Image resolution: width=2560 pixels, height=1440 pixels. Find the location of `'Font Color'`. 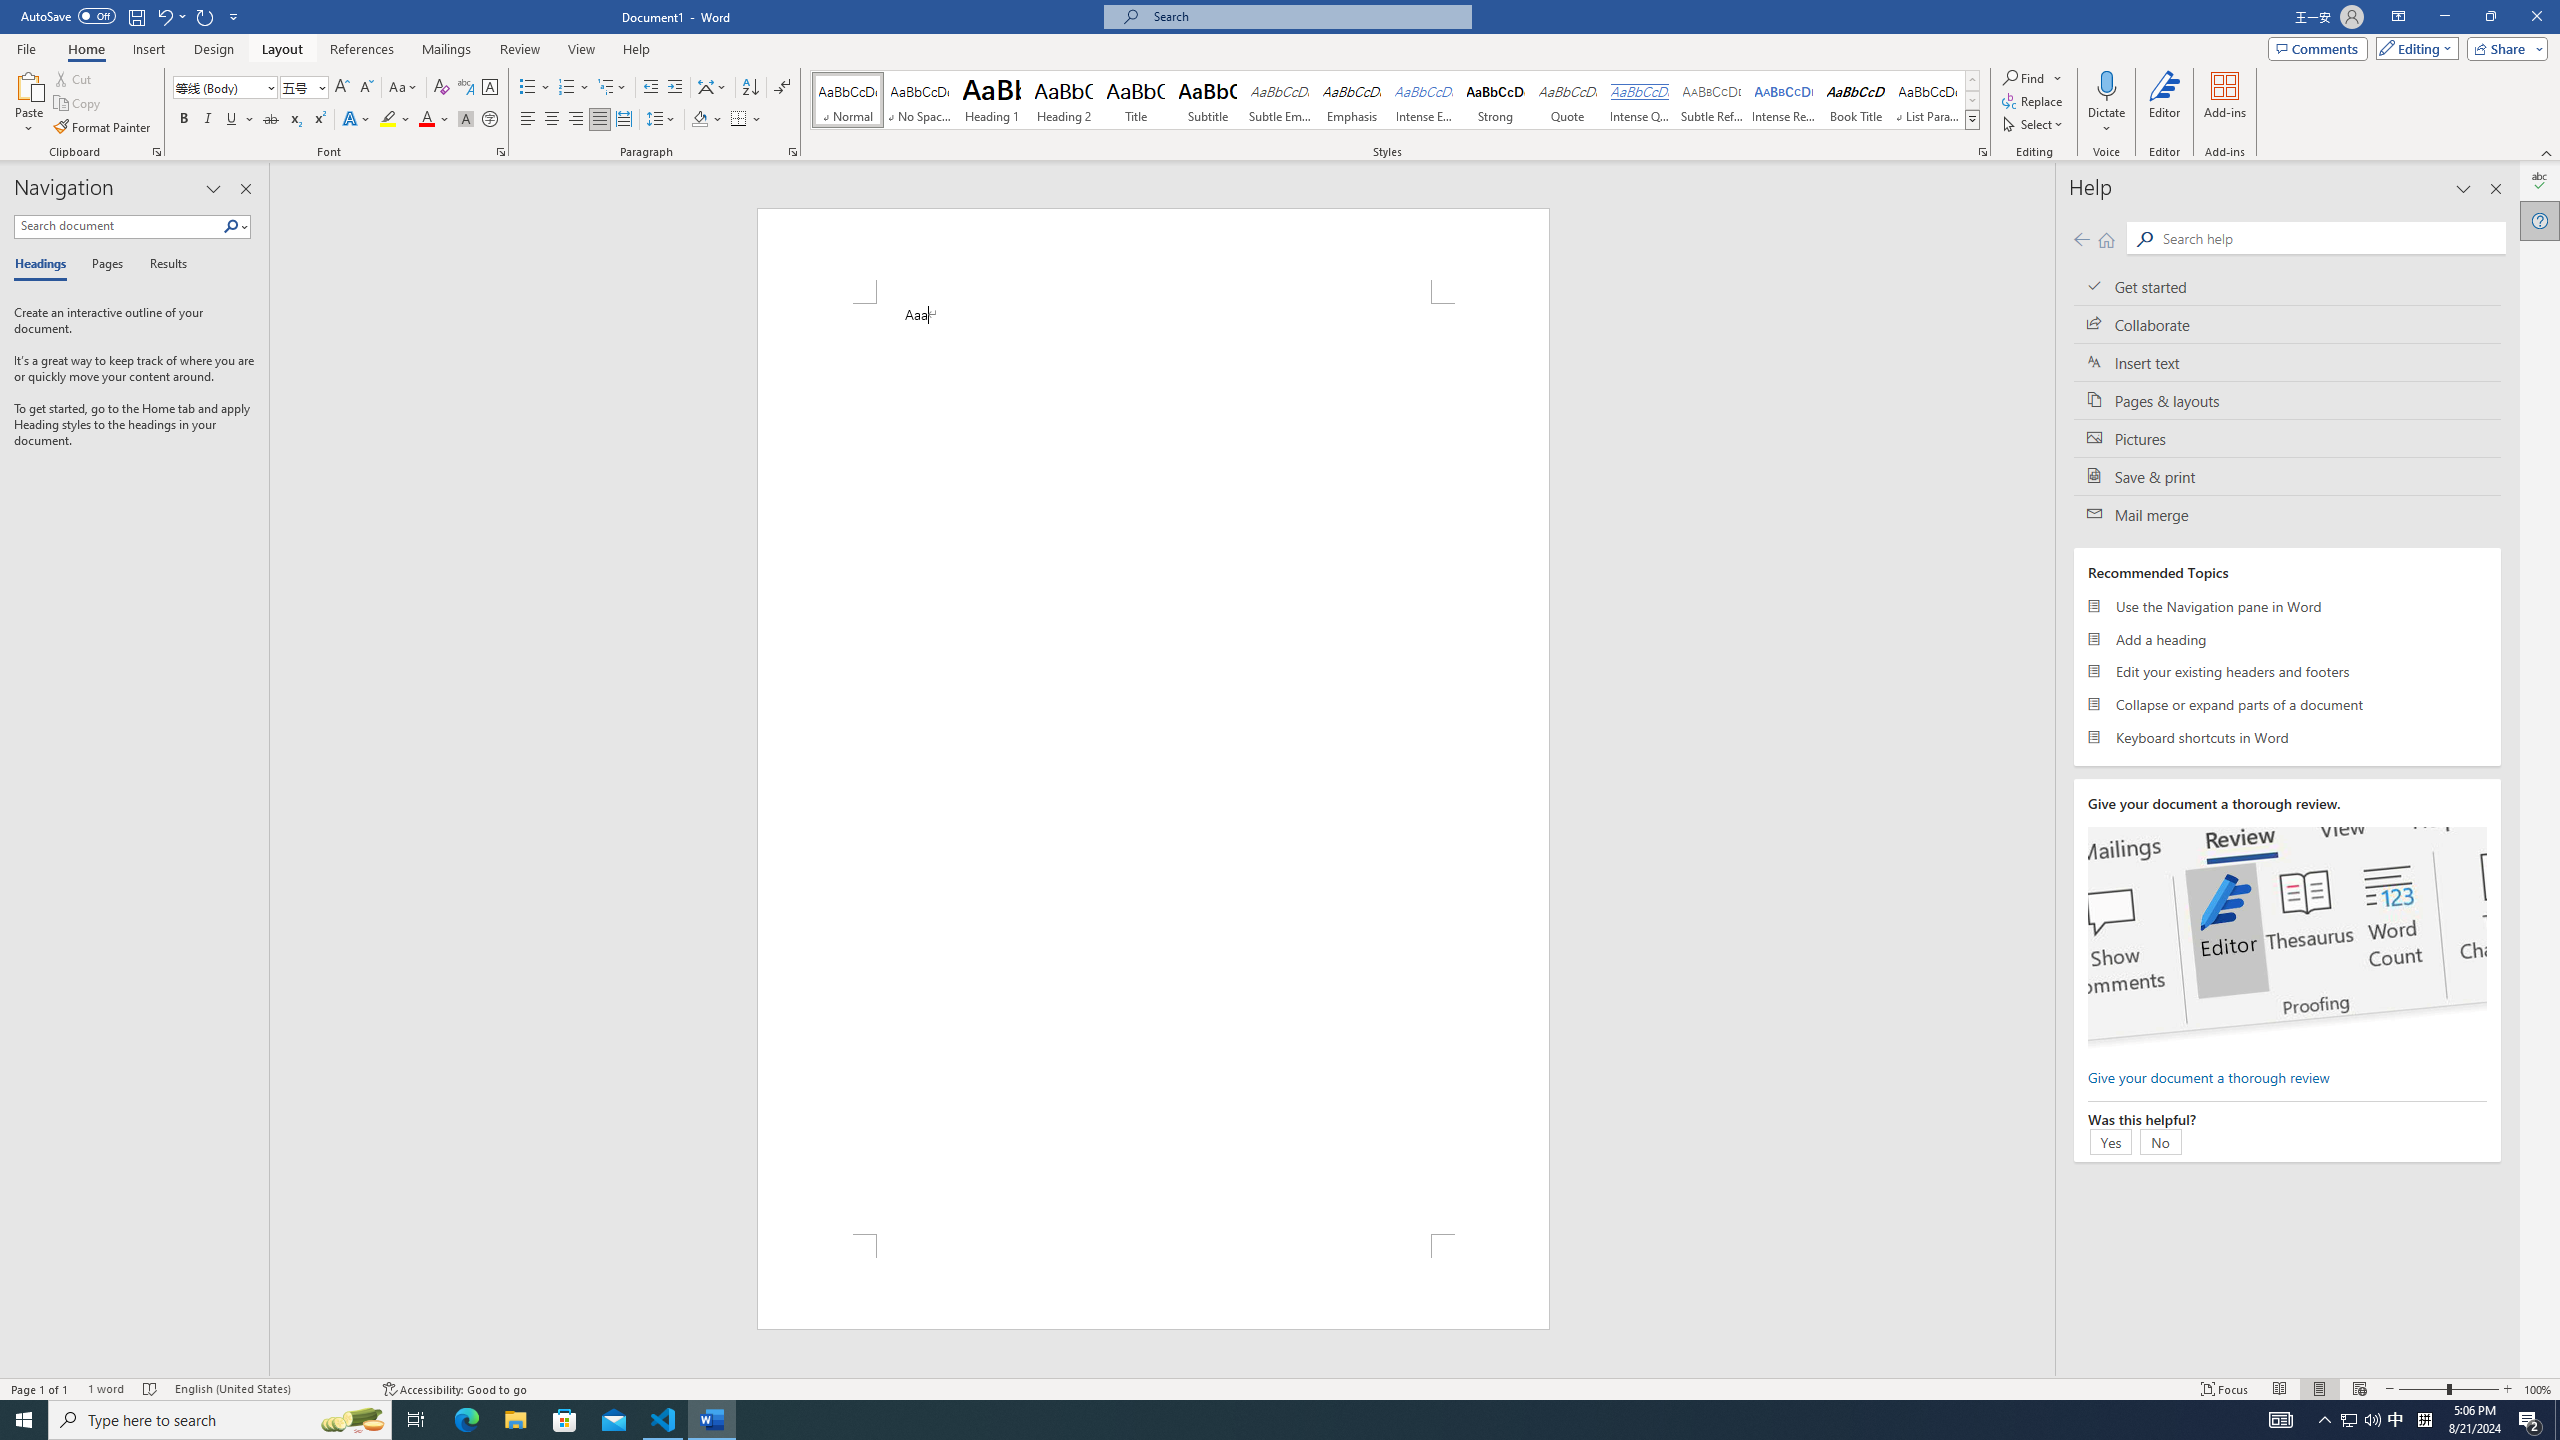

'Font Color' is located at coordinates (432, 118).